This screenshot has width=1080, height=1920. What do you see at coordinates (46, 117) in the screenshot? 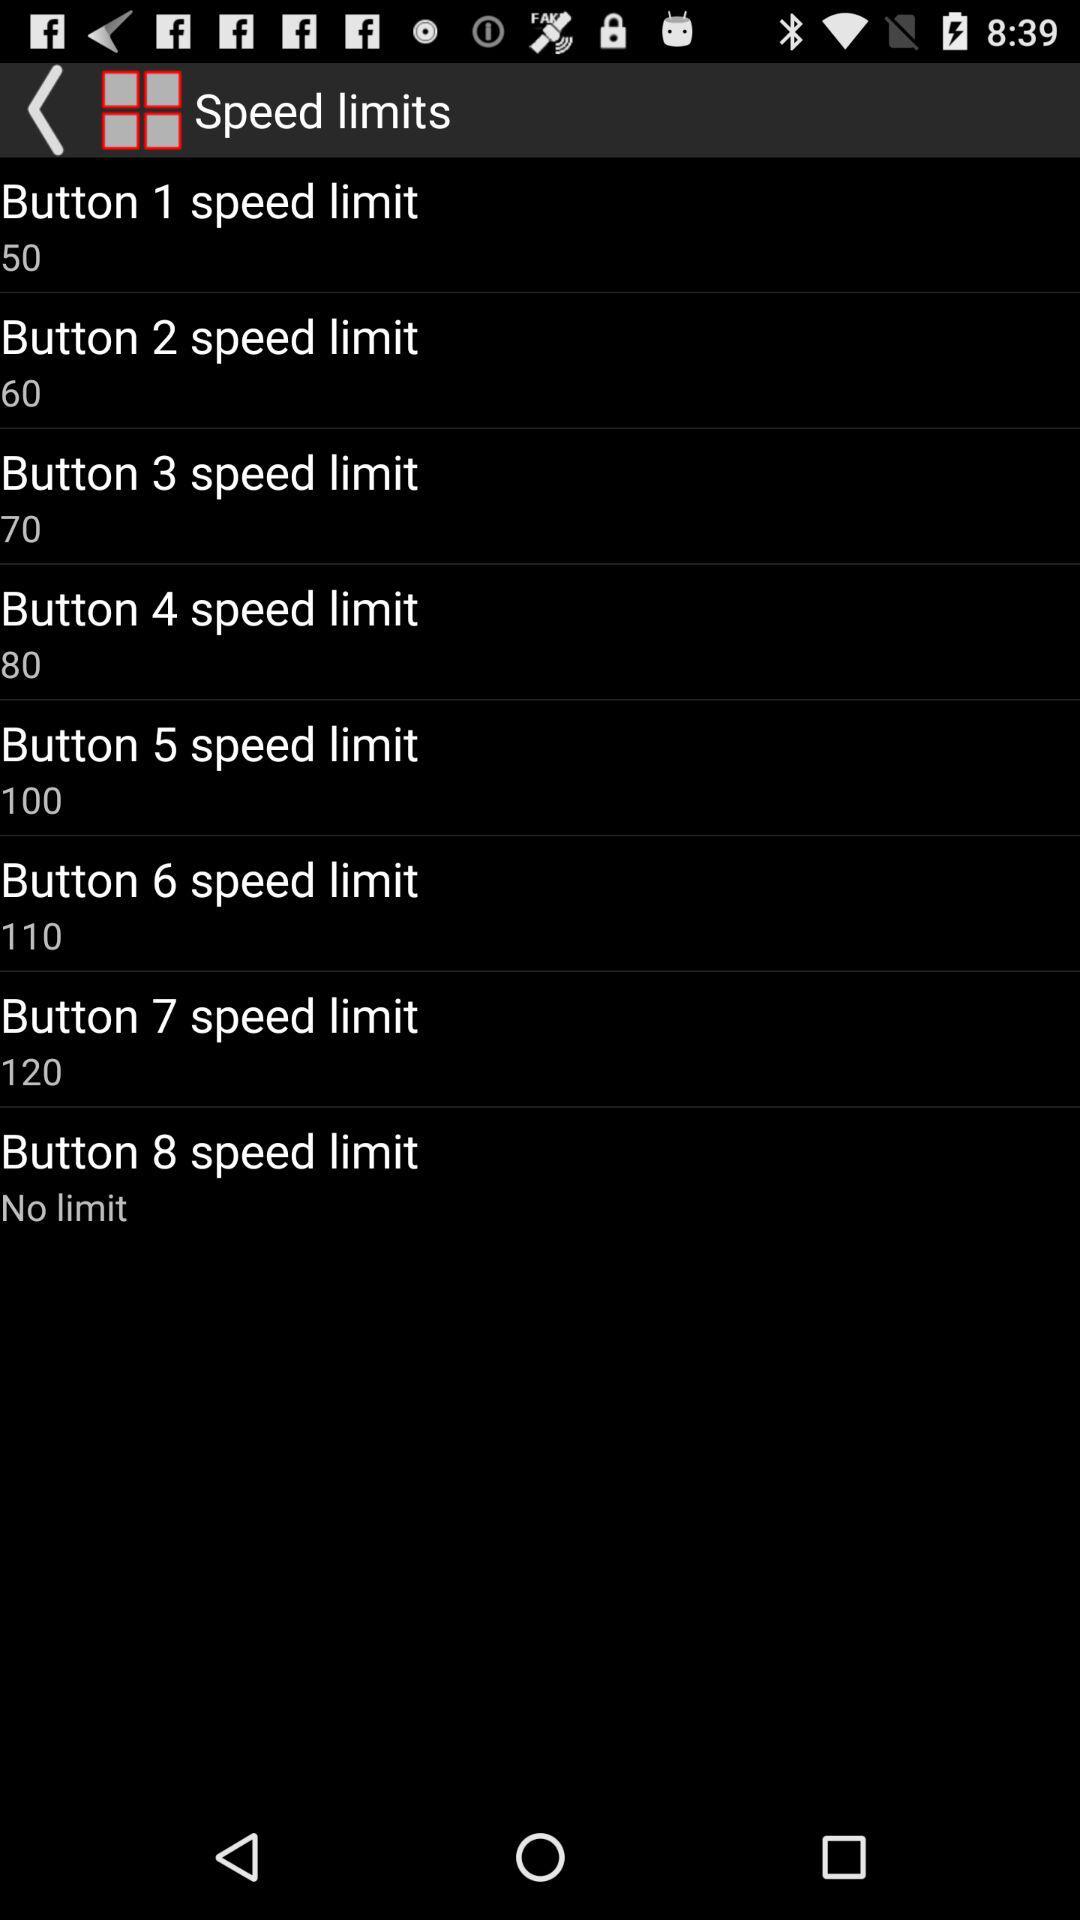
I see `the arrow_backward icon` at bounding box center [46, 117].